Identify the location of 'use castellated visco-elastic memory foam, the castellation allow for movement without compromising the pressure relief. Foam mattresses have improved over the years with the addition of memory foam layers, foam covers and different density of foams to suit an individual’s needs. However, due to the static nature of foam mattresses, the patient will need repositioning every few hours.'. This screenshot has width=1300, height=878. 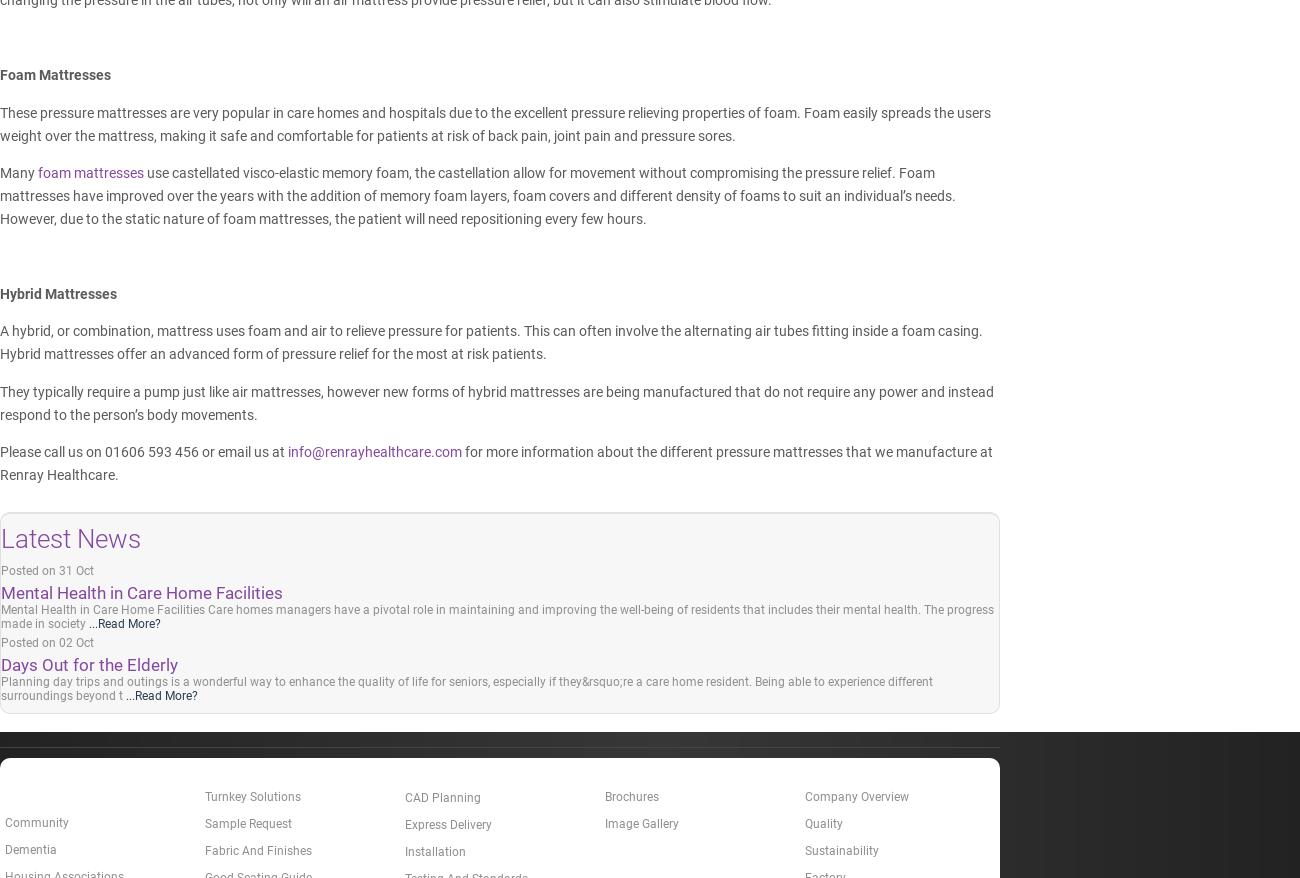
(477, 194).